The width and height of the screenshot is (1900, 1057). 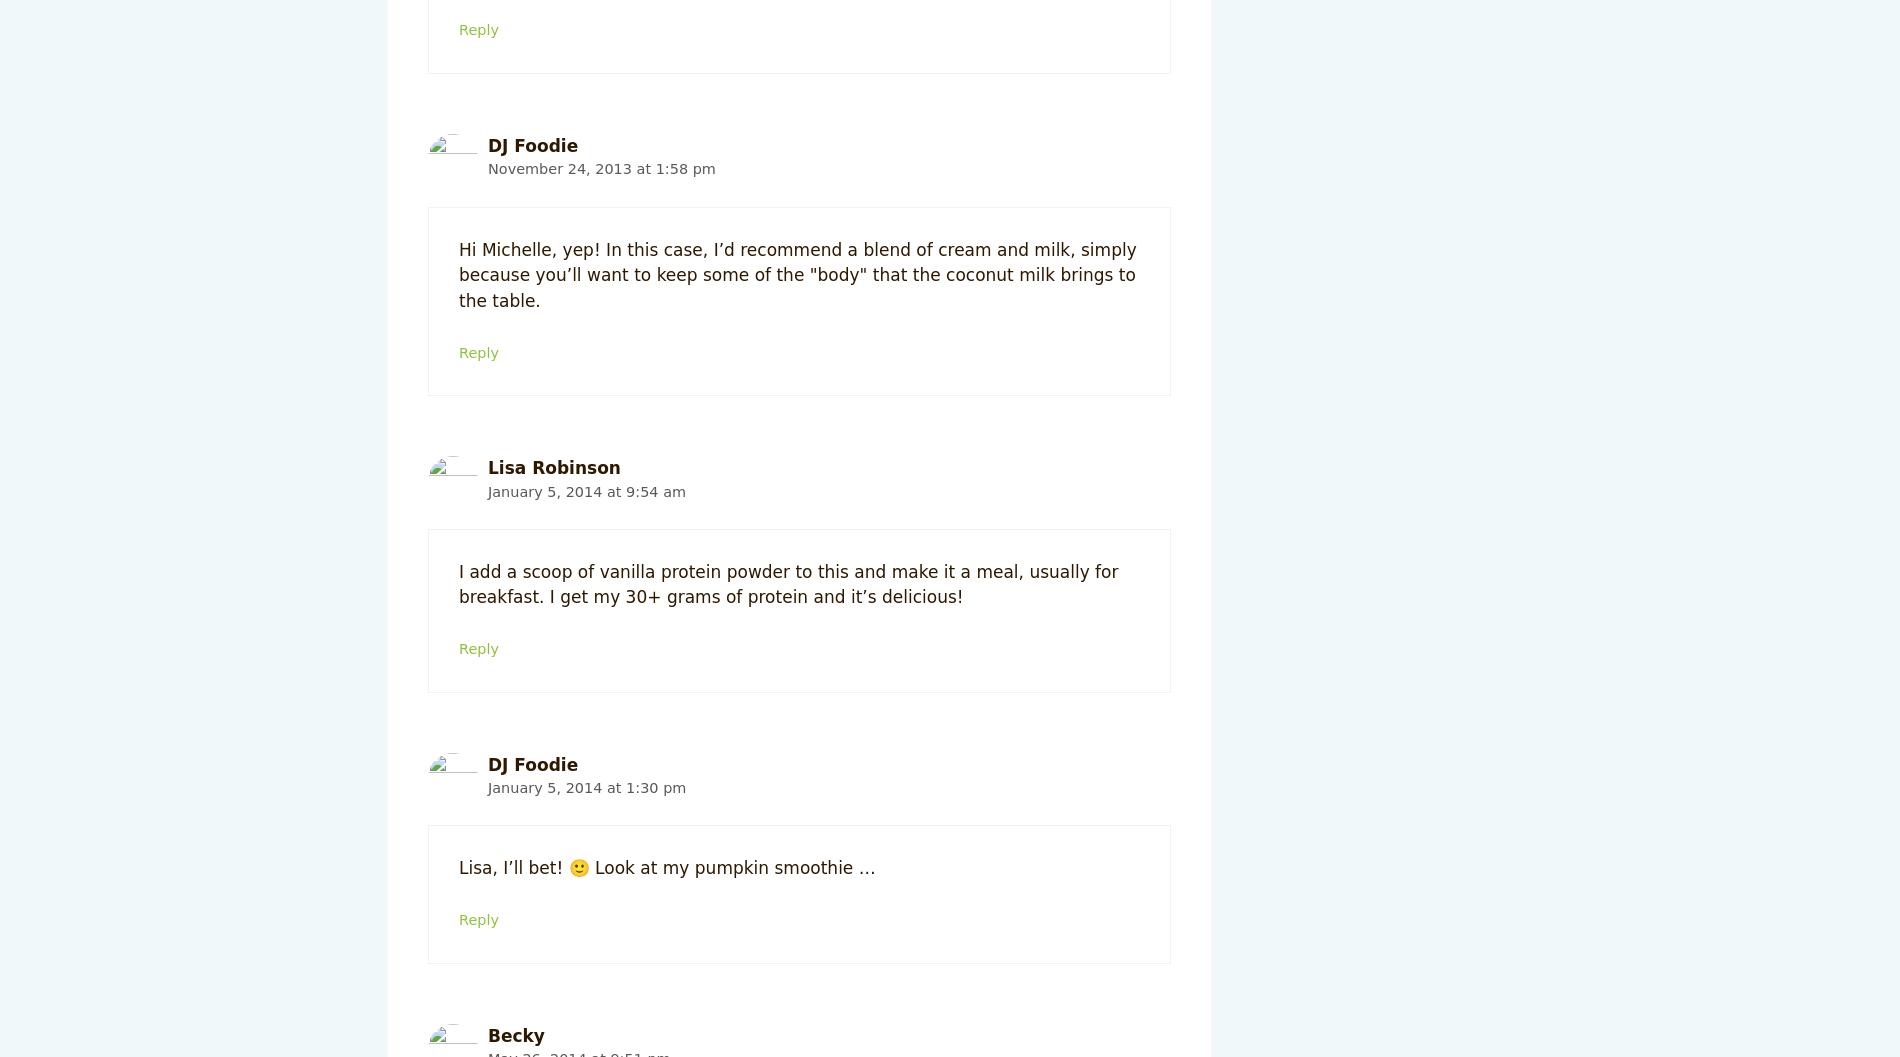 What do you see at coordinates (796, 273) in the screenshot?
I see `'Hi Michelle, yep!  In this case, I’d recommend a blend of cream and milk, simply because you’ll want to keep some of the "body" that the coconut milk brings to the table.'` at bounding box center [796, 273].